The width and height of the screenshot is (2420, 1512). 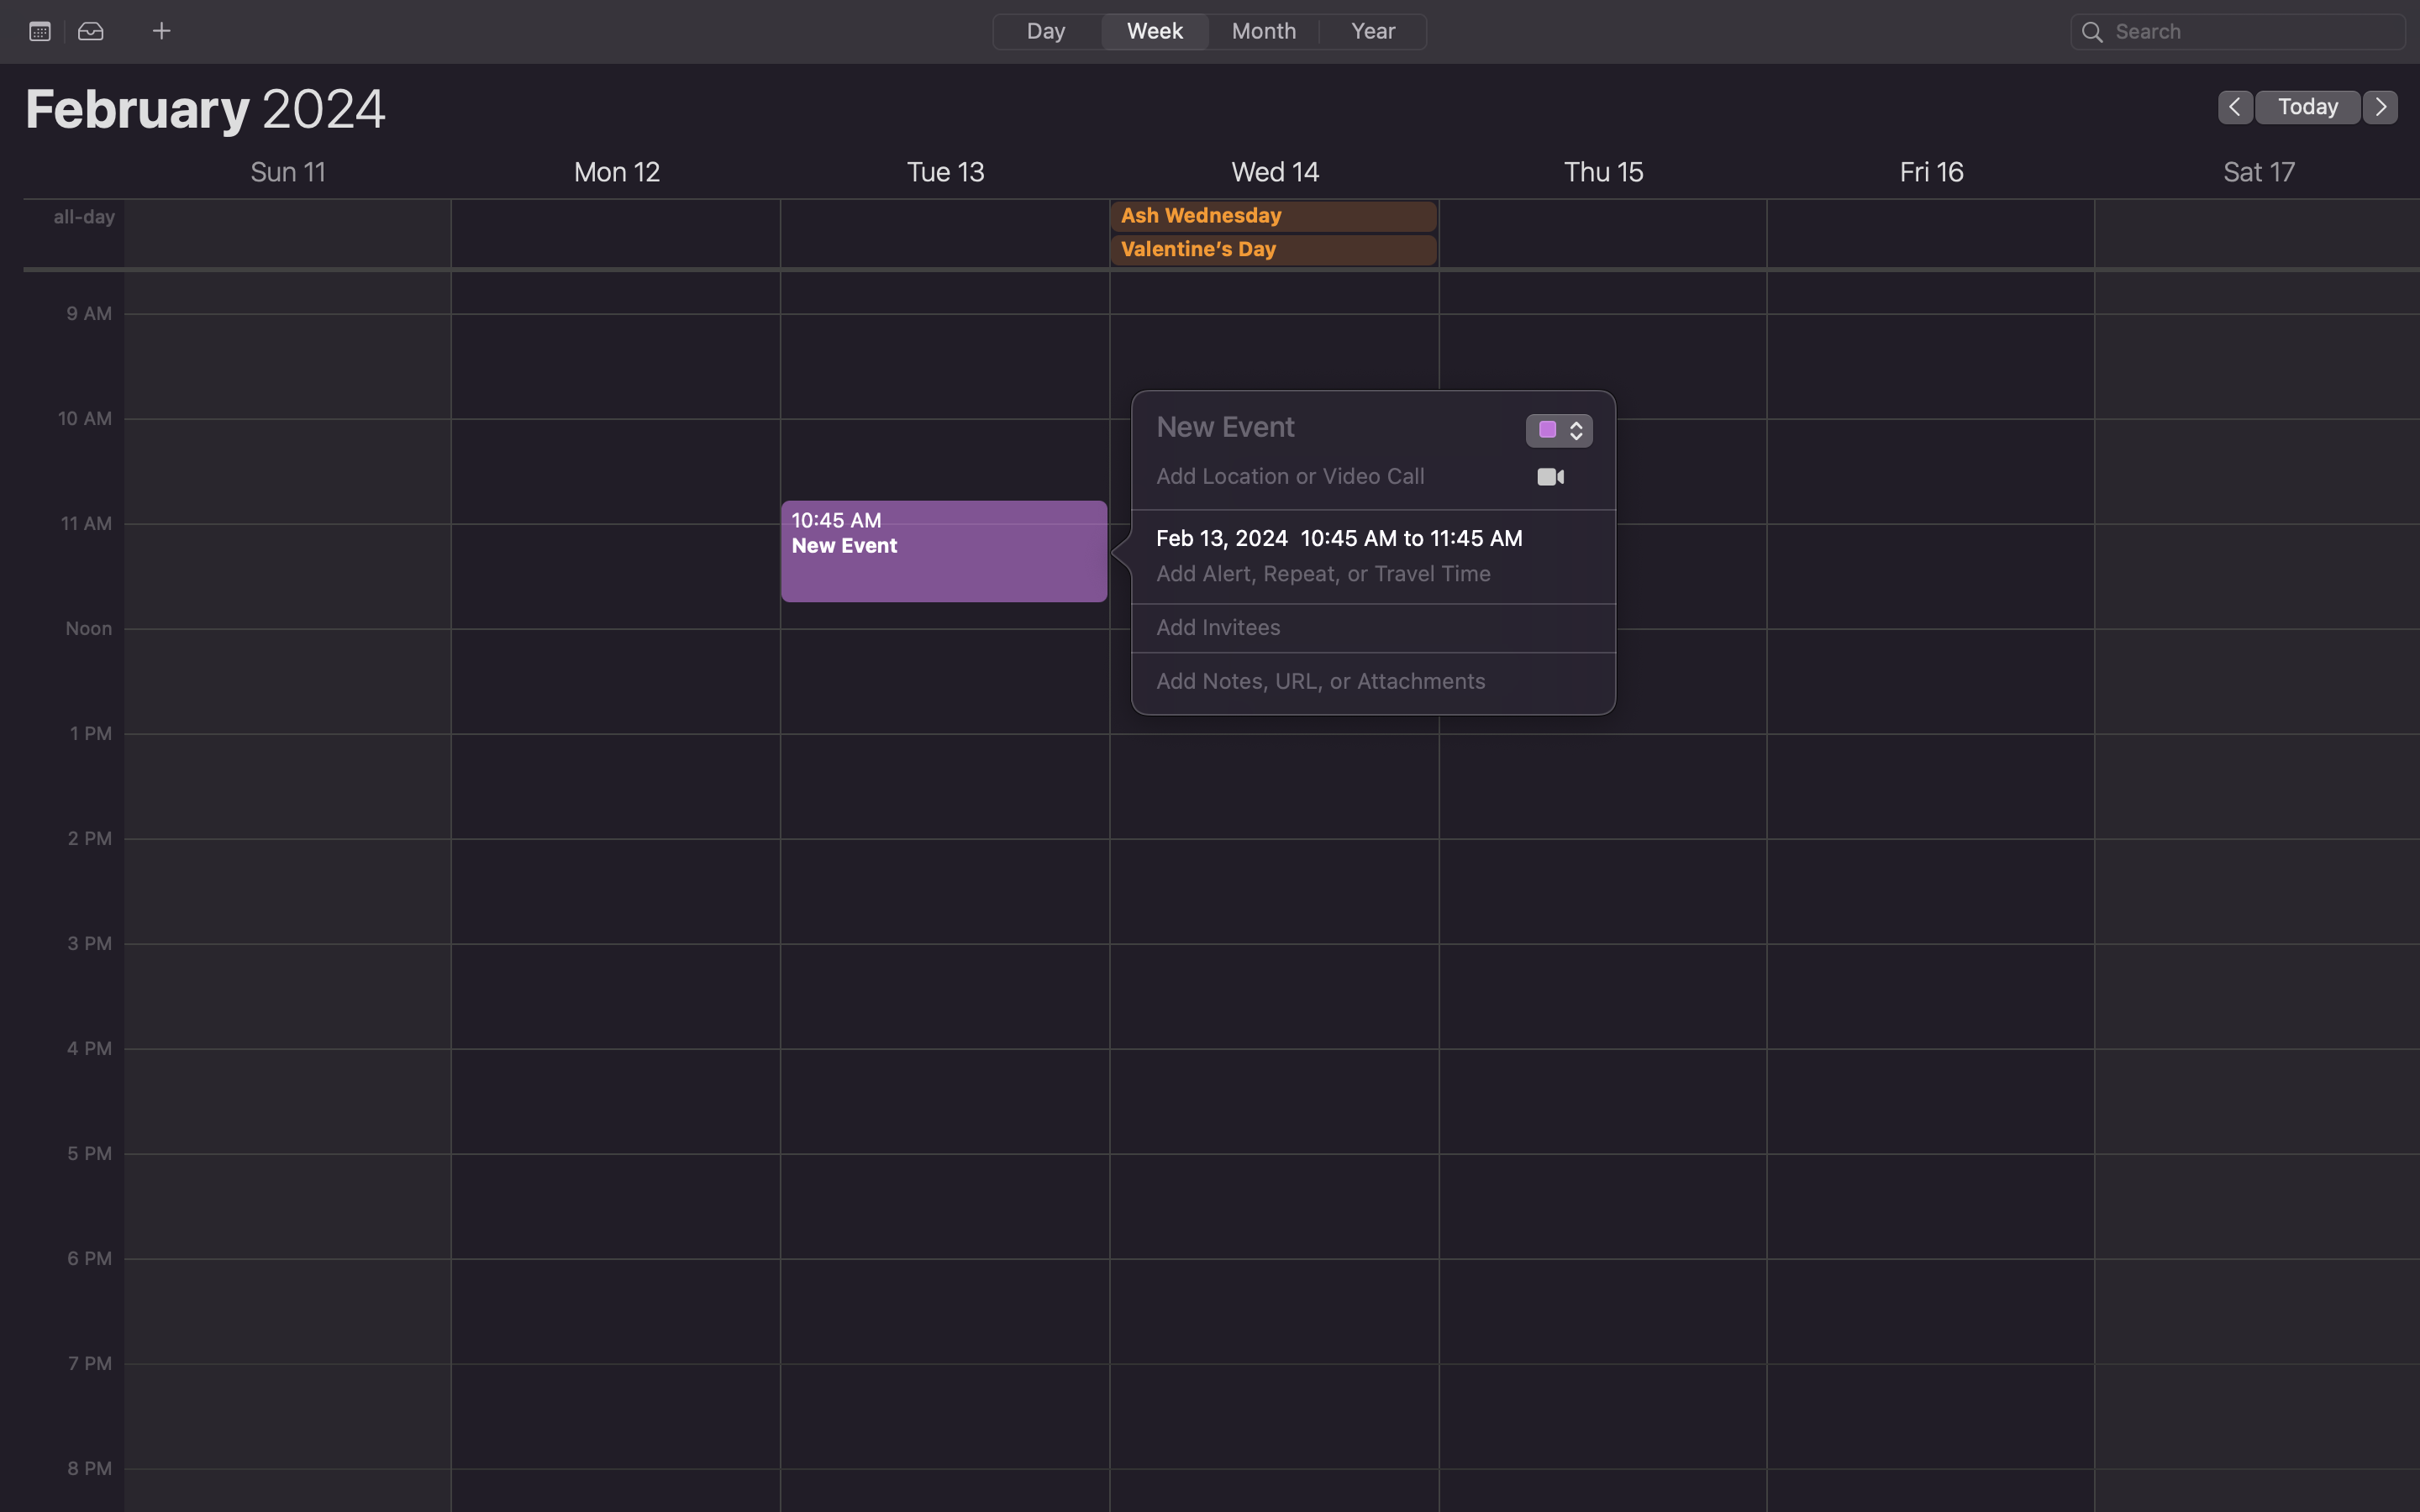 What do you see at coordinates (1351, 682) in the screenshot?
I see `Add the notes "Please bring your laptops for the presentation"` at bounding box center [1351, 682].